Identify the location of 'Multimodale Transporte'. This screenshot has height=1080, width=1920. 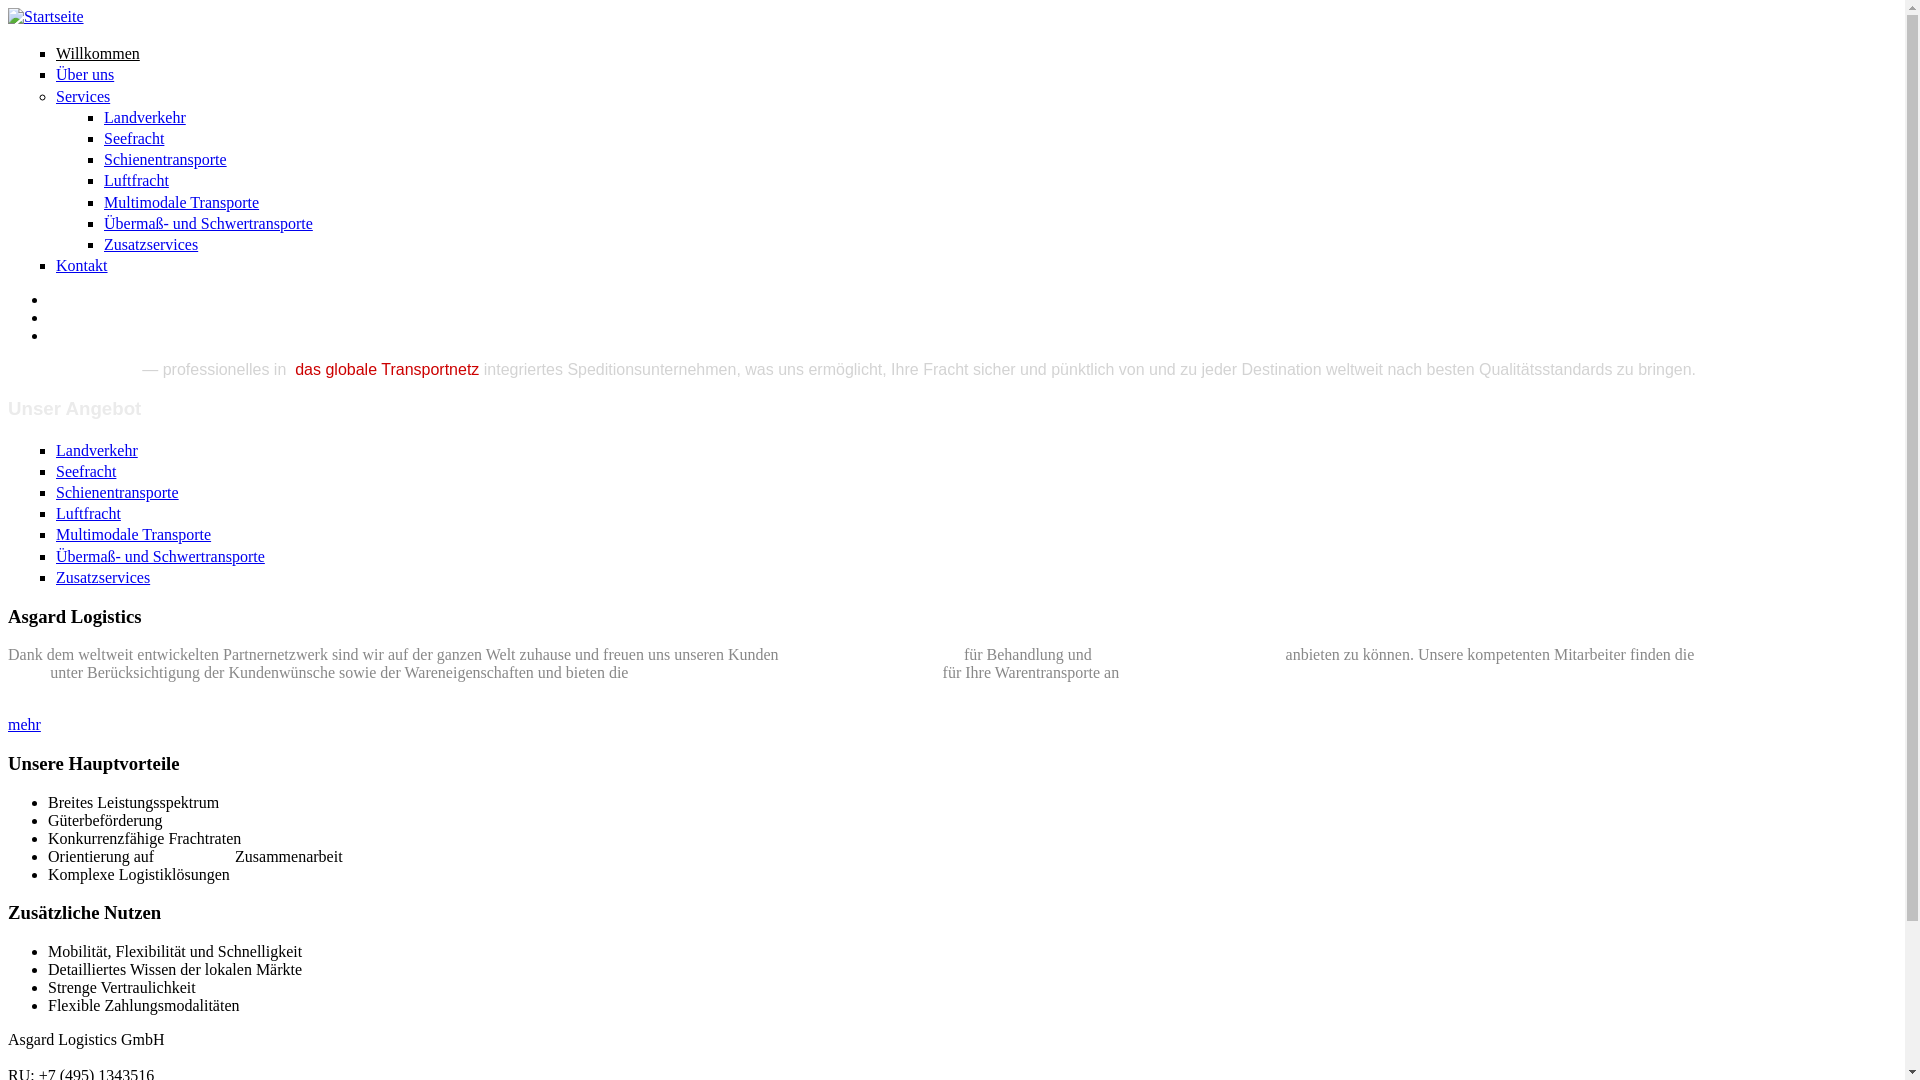
(56, 533).